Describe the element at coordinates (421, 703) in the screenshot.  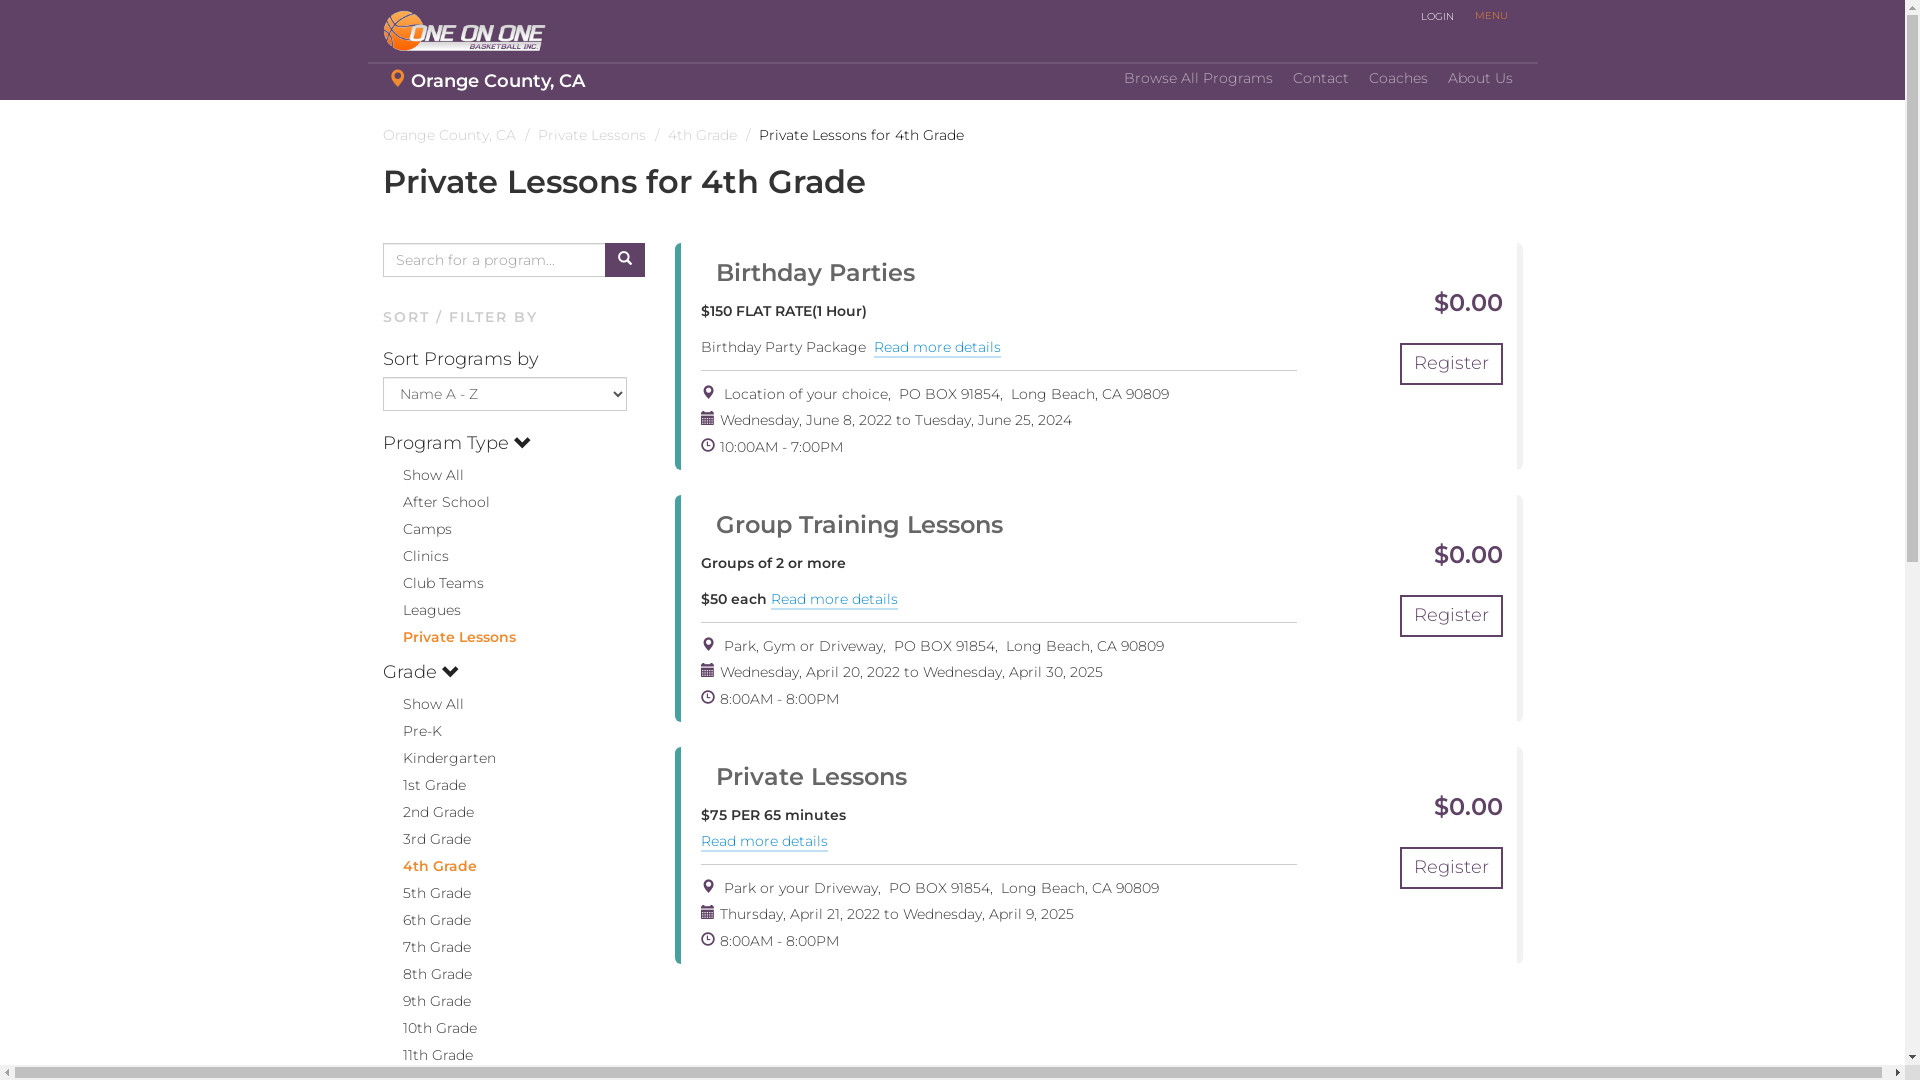
I see `'Show All'` at that location.